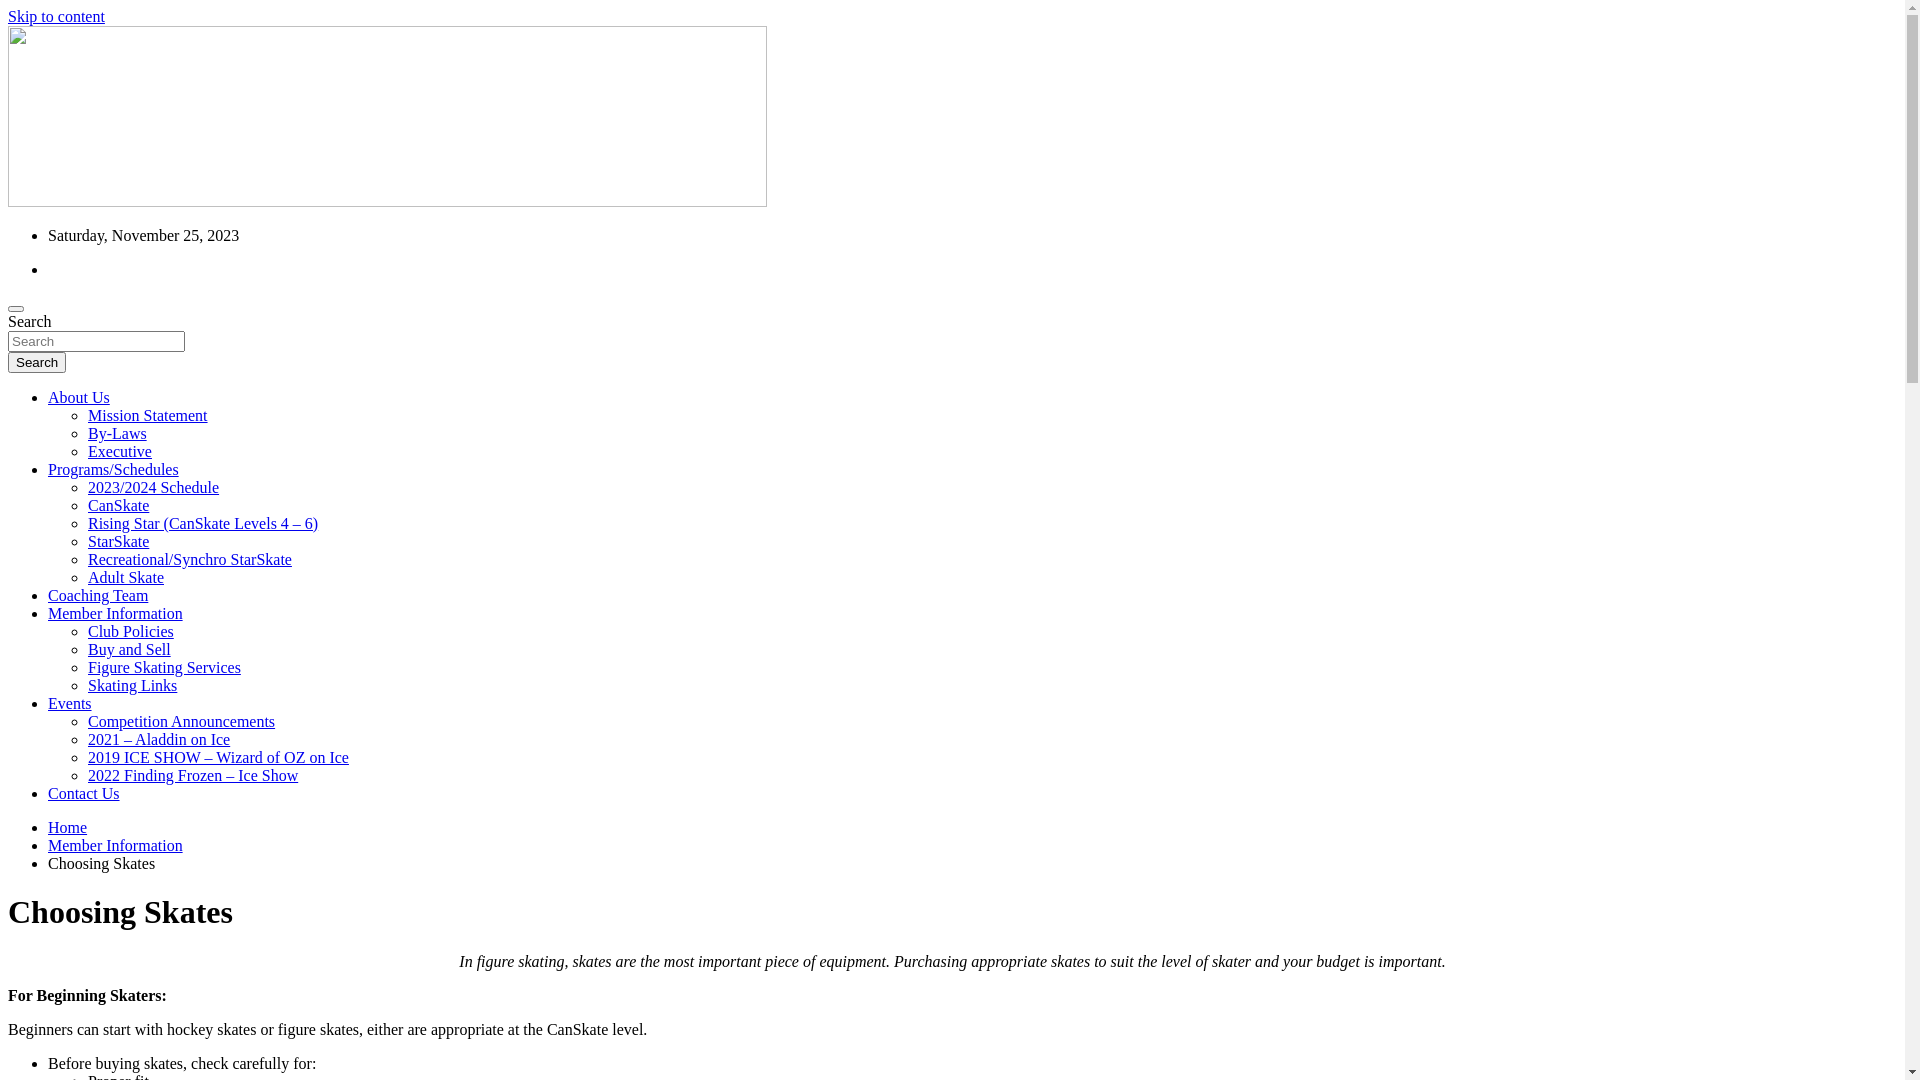 The height and width of the screenshot is (1080, 1920). What do you see at coordinates (8, 362) in the screenshot?
I see `'Search'` at bounding box center [8, 362].